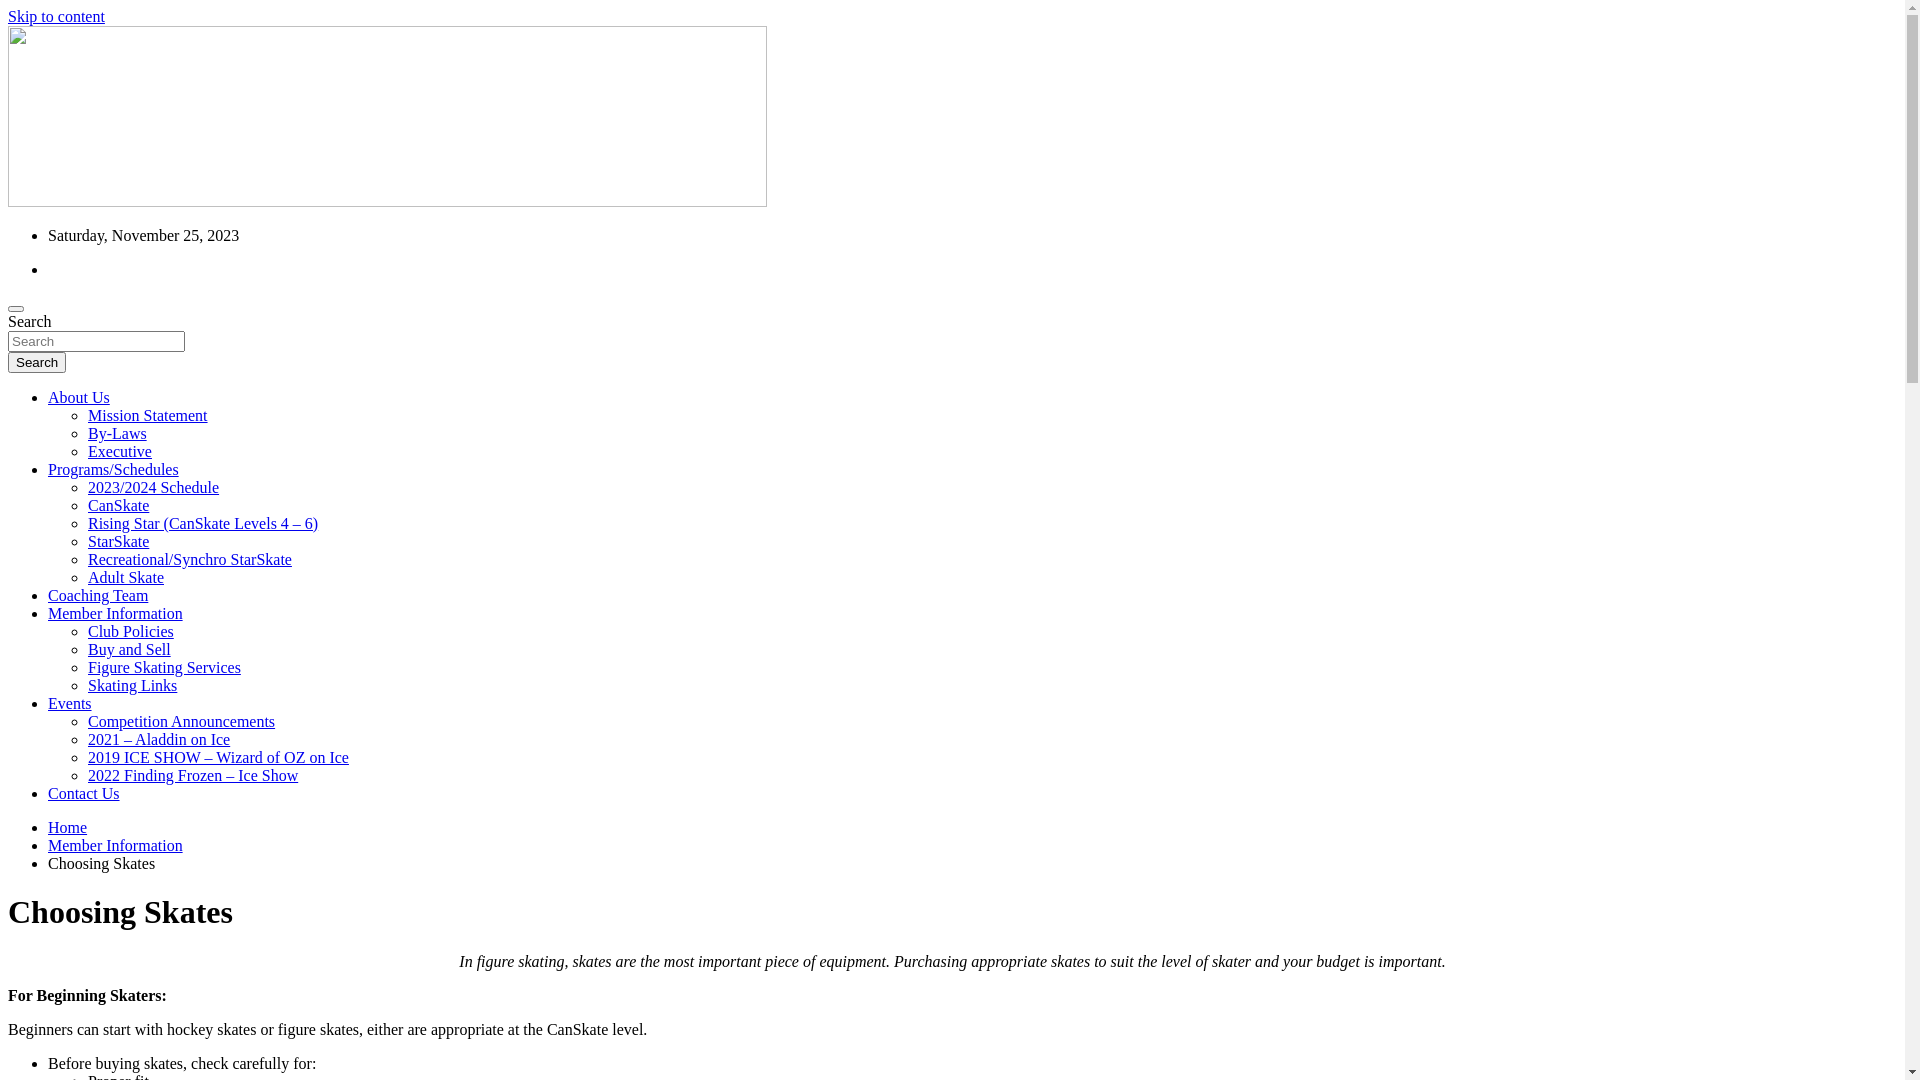 The height and width of the screenshot is (1080, 1920). What do you see at coordinates (8, 362) in the screenshot?
I see `'Search'` at bounding box center [8, 362].